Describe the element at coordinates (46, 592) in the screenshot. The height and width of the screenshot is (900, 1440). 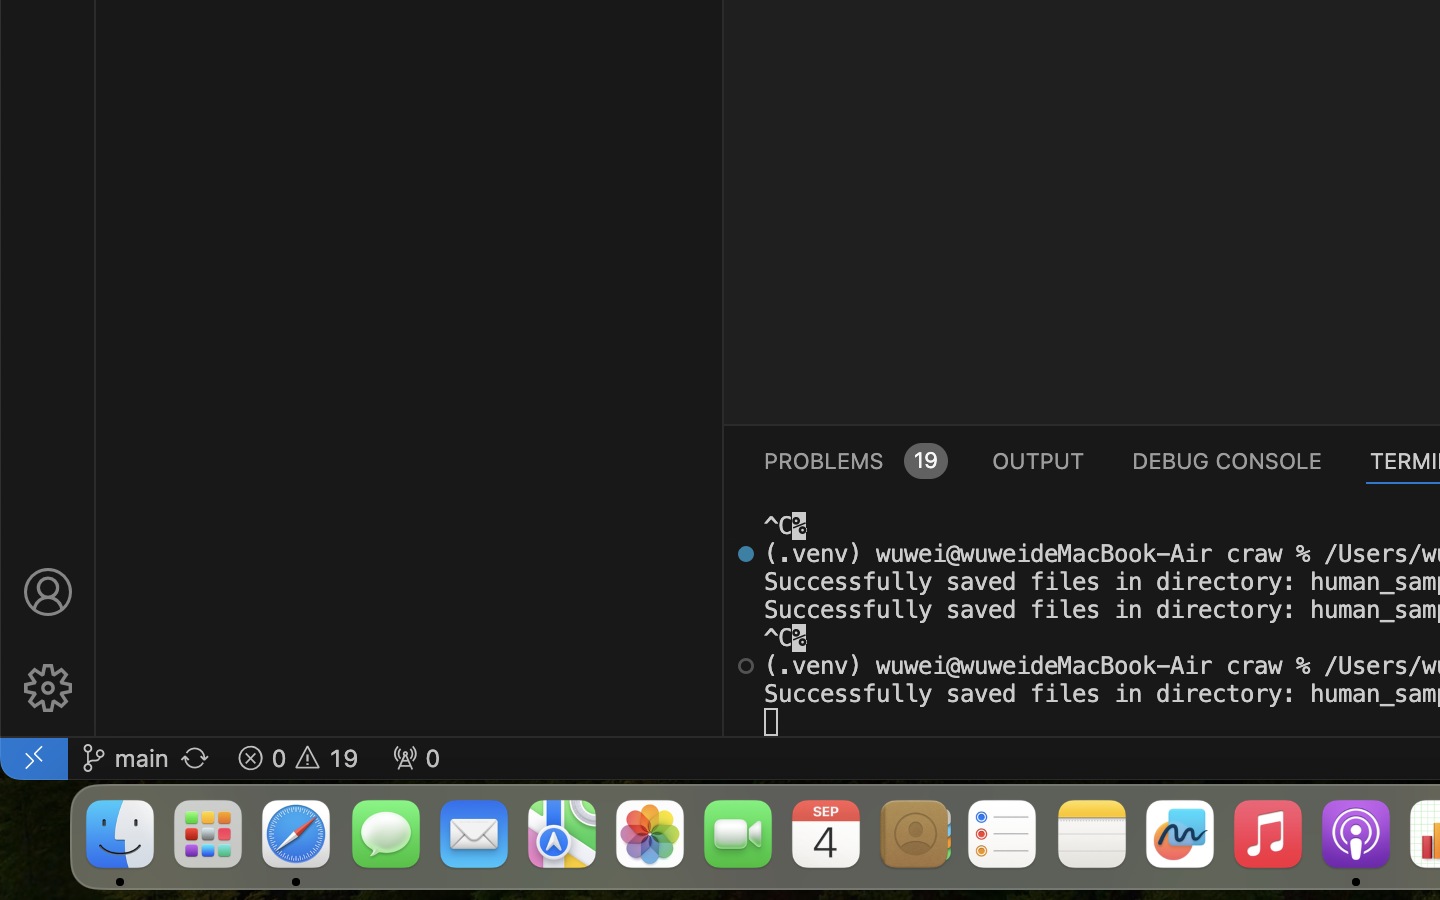
I see `''` at that location.